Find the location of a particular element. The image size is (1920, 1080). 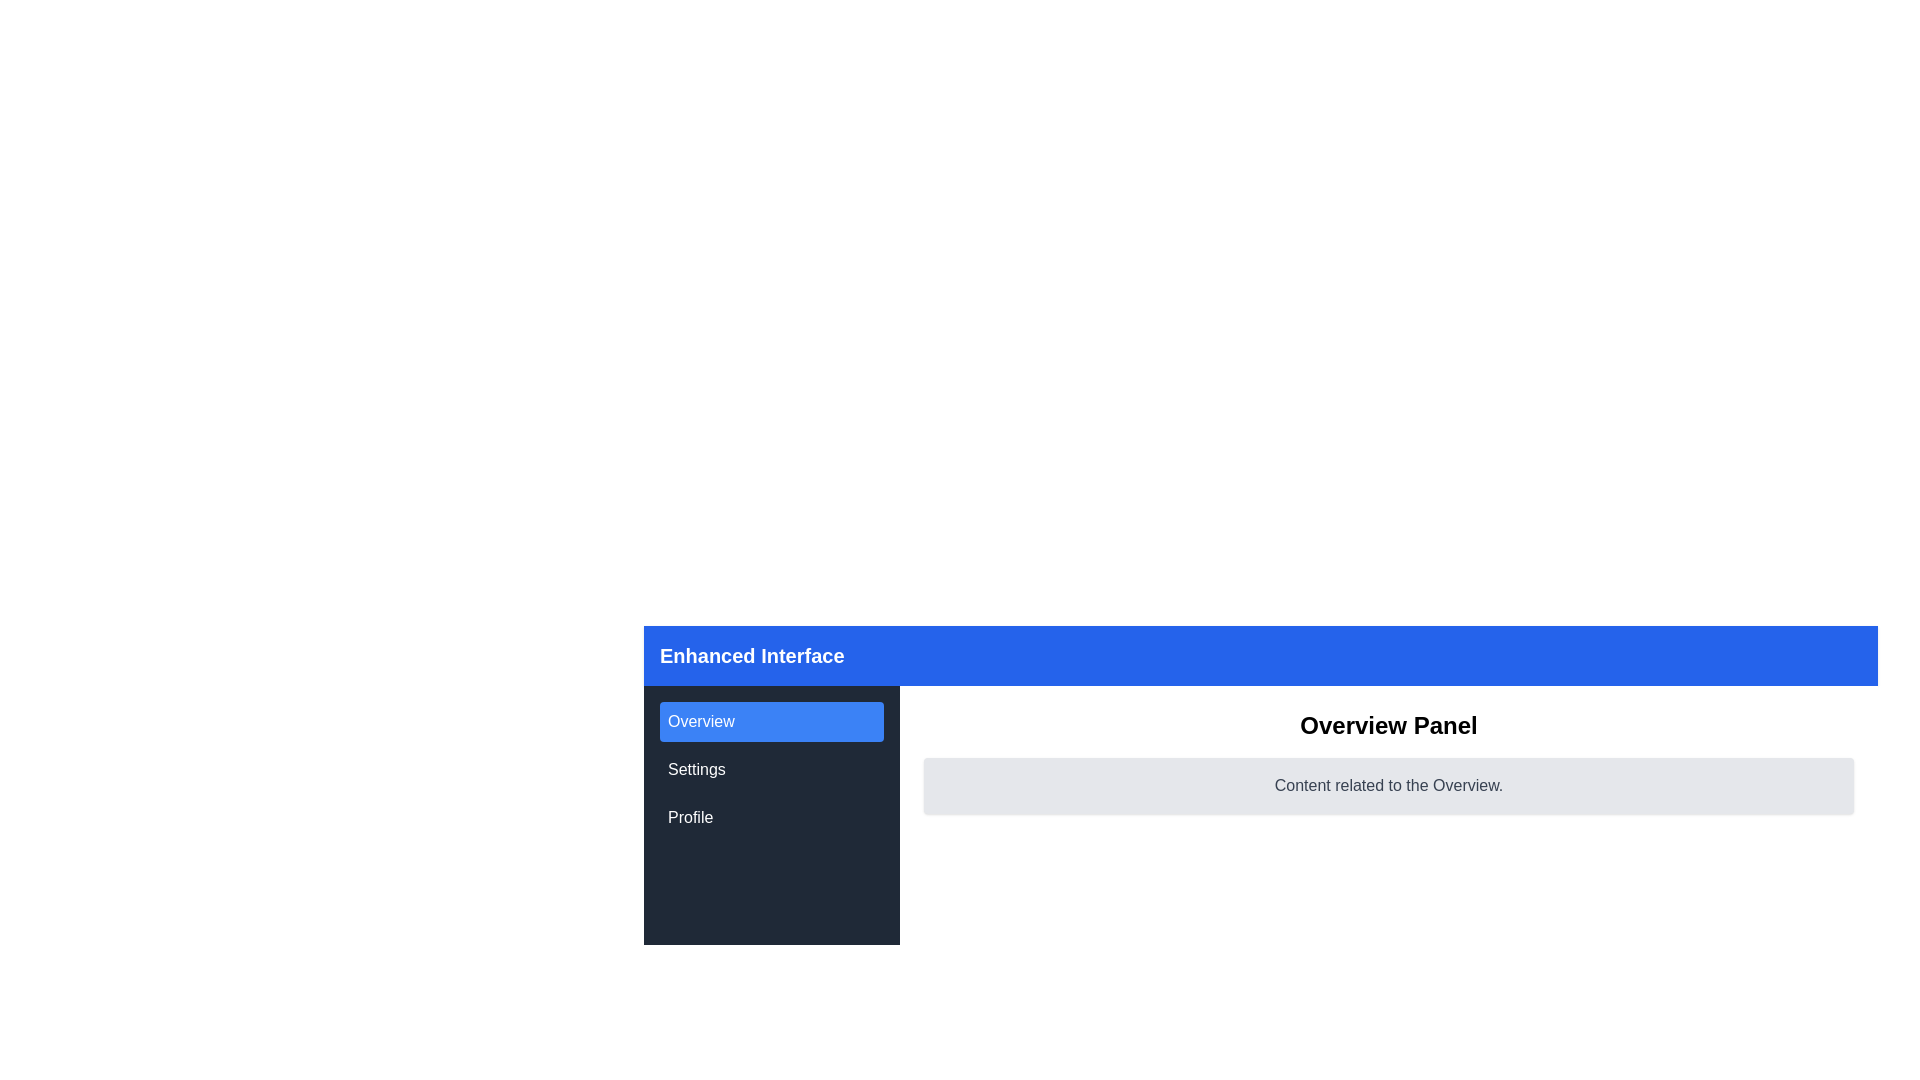

the text label 'Overview Panel' which is styled with a large, bold font and positioned at the top of the content panel is located at coordinates (1387, 725).